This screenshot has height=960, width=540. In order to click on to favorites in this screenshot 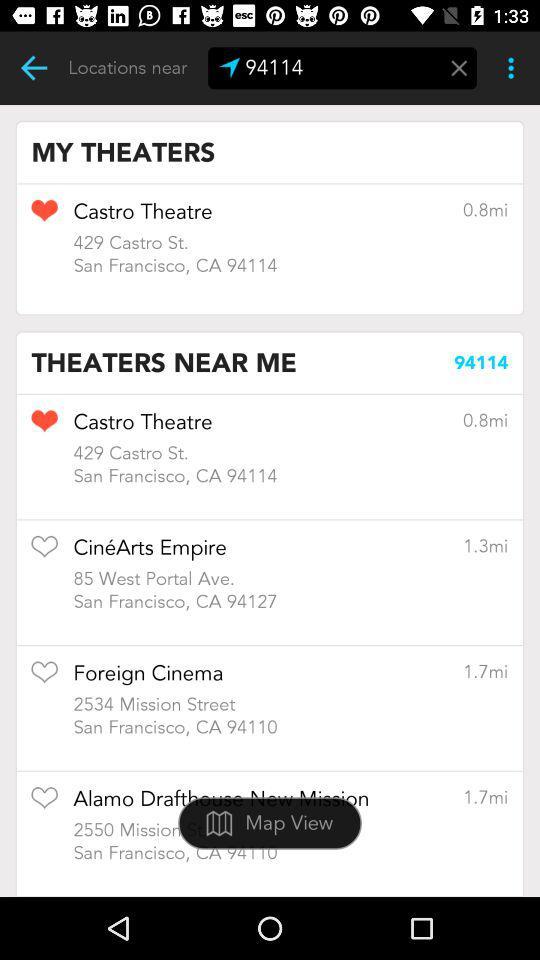, I will do `click(44, 553)`.